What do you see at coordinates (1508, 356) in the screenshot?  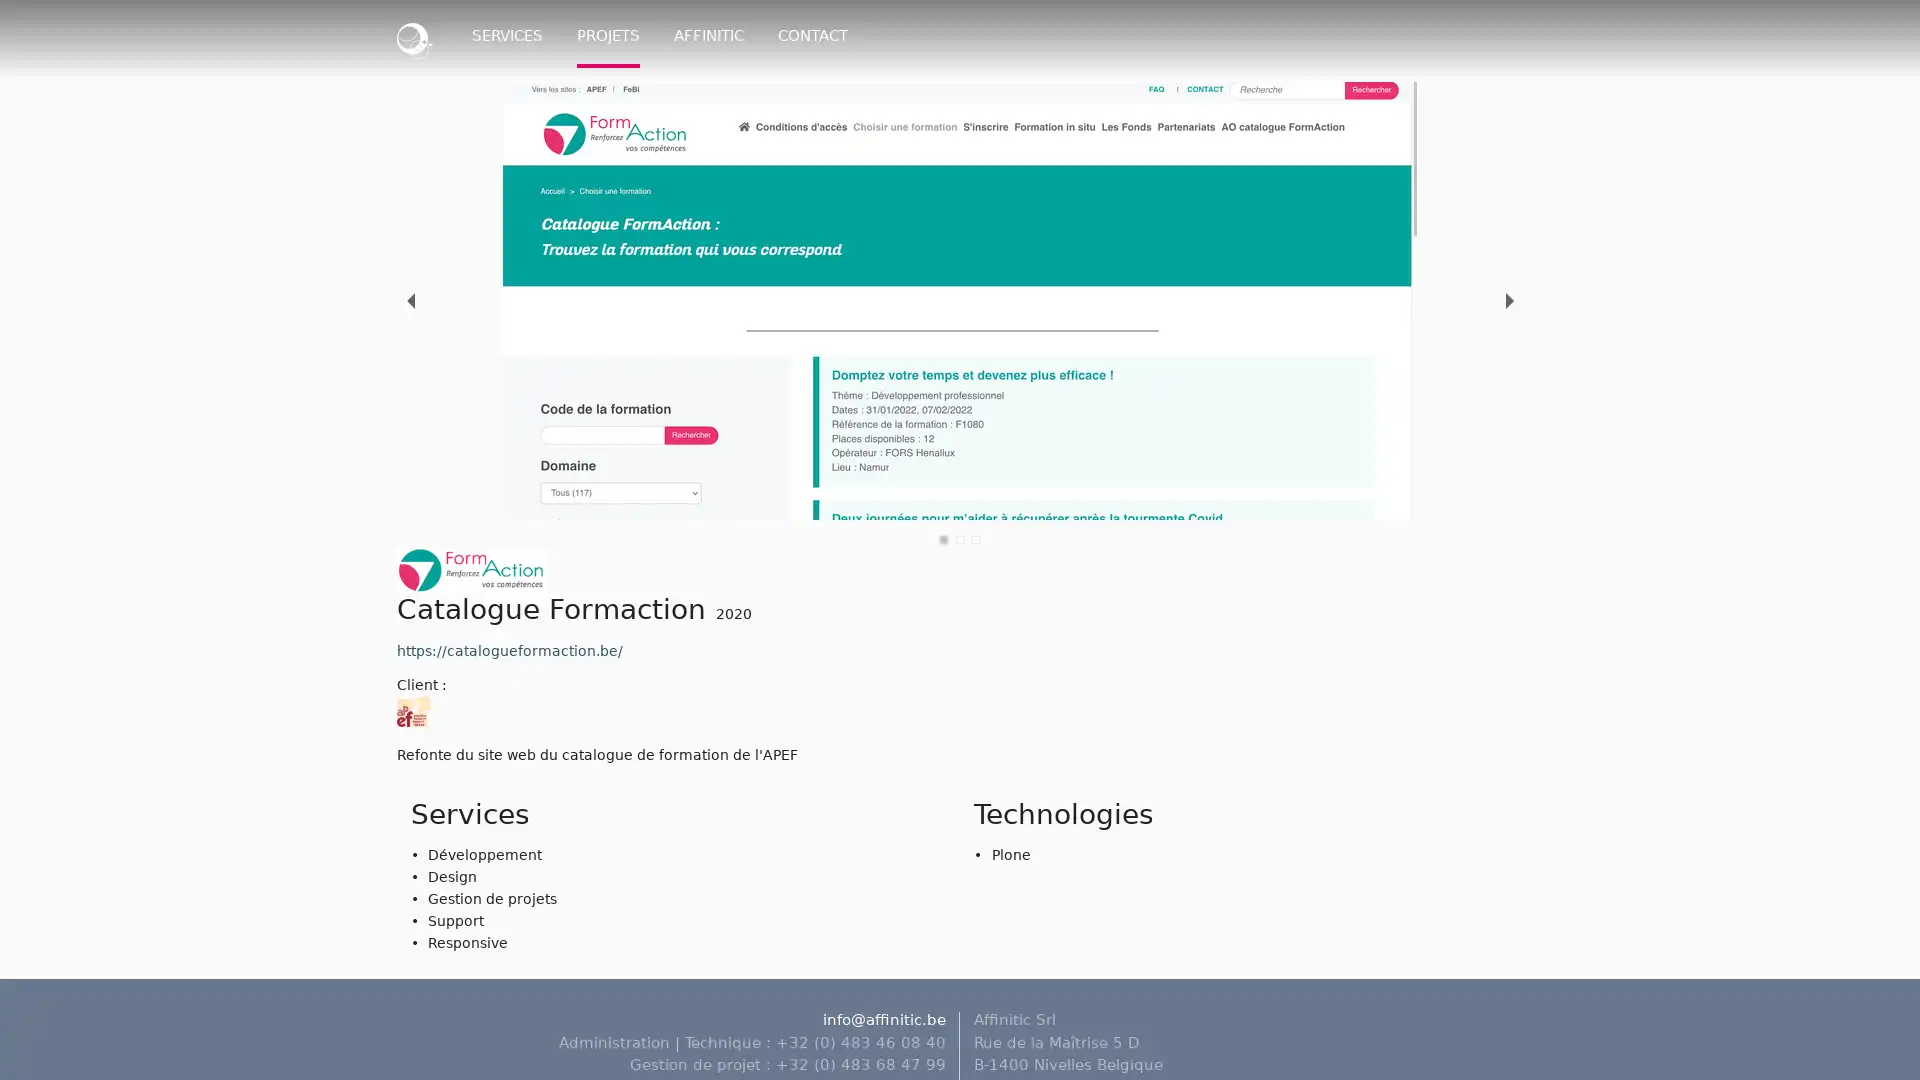 I see `next slide / item` at bounding box center [1508, 356].